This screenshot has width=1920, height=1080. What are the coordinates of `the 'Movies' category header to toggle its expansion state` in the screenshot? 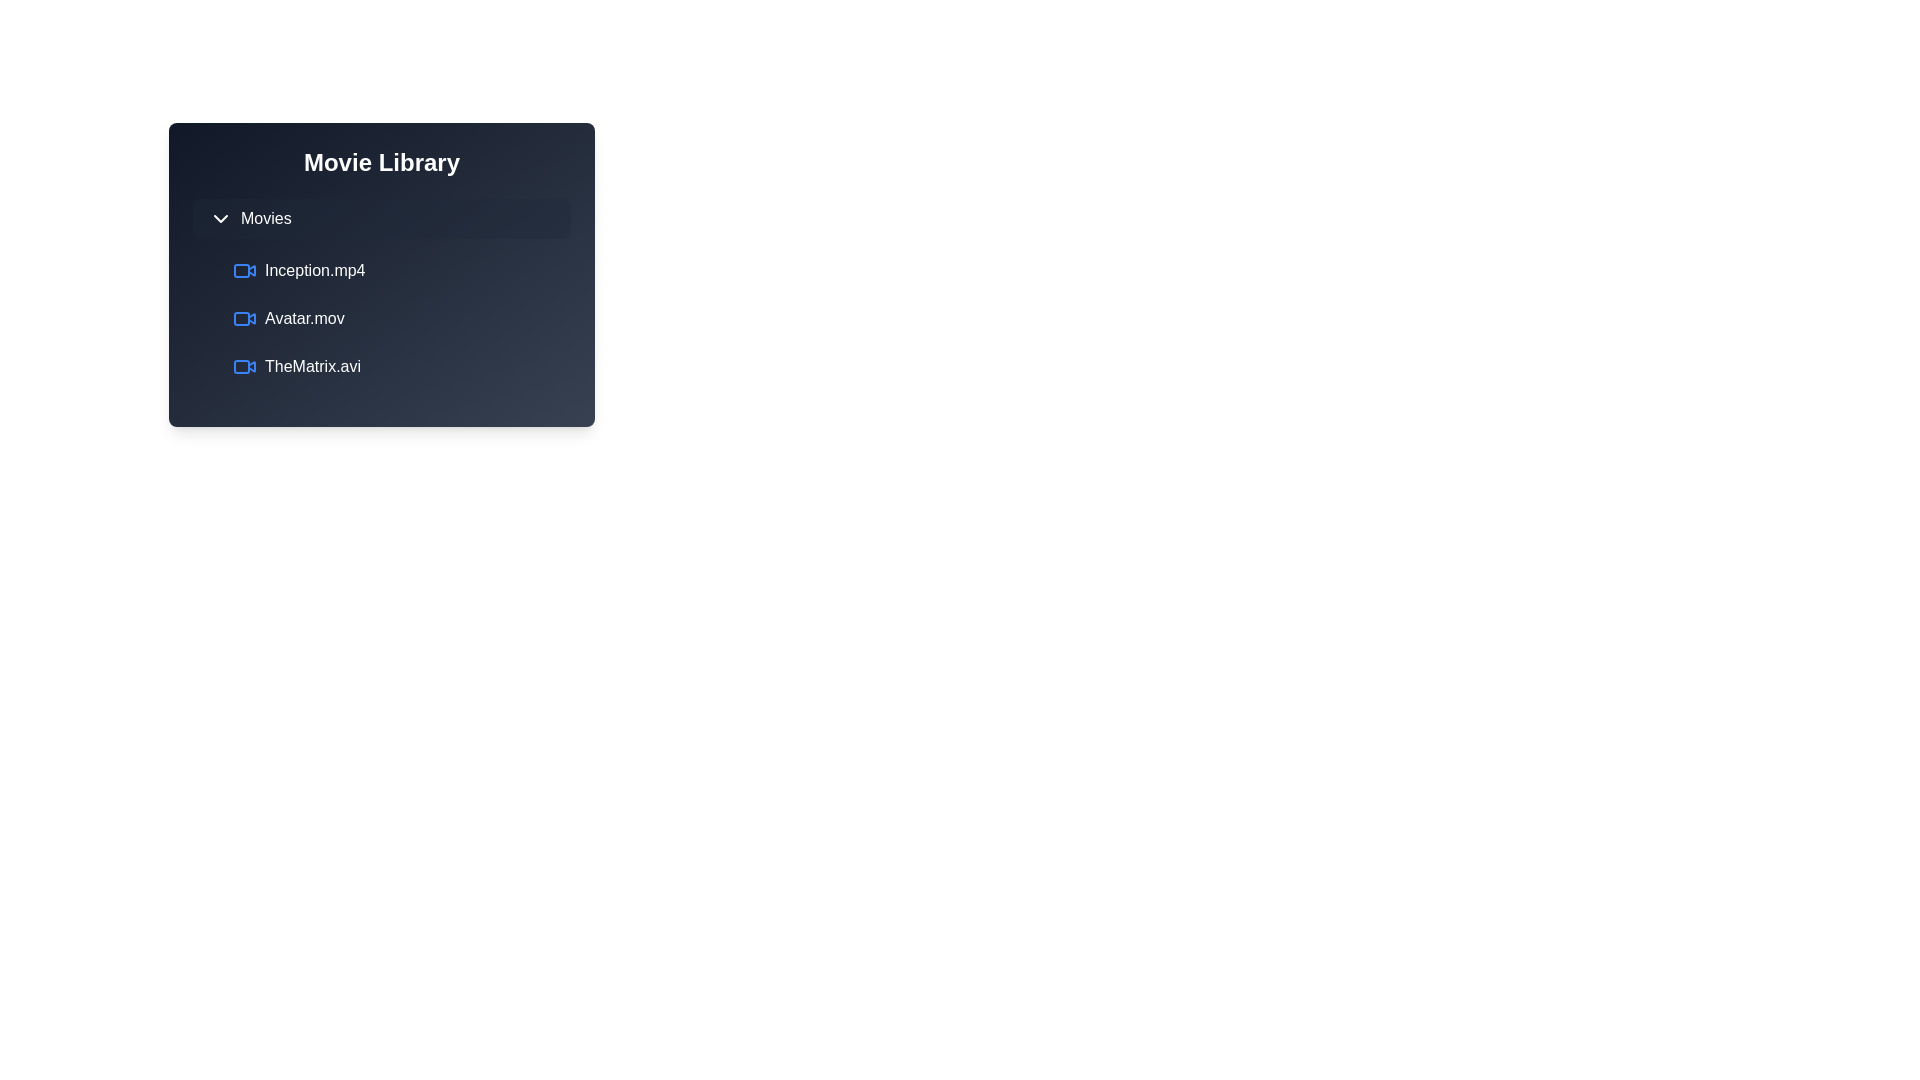 It's located at (382, 219).